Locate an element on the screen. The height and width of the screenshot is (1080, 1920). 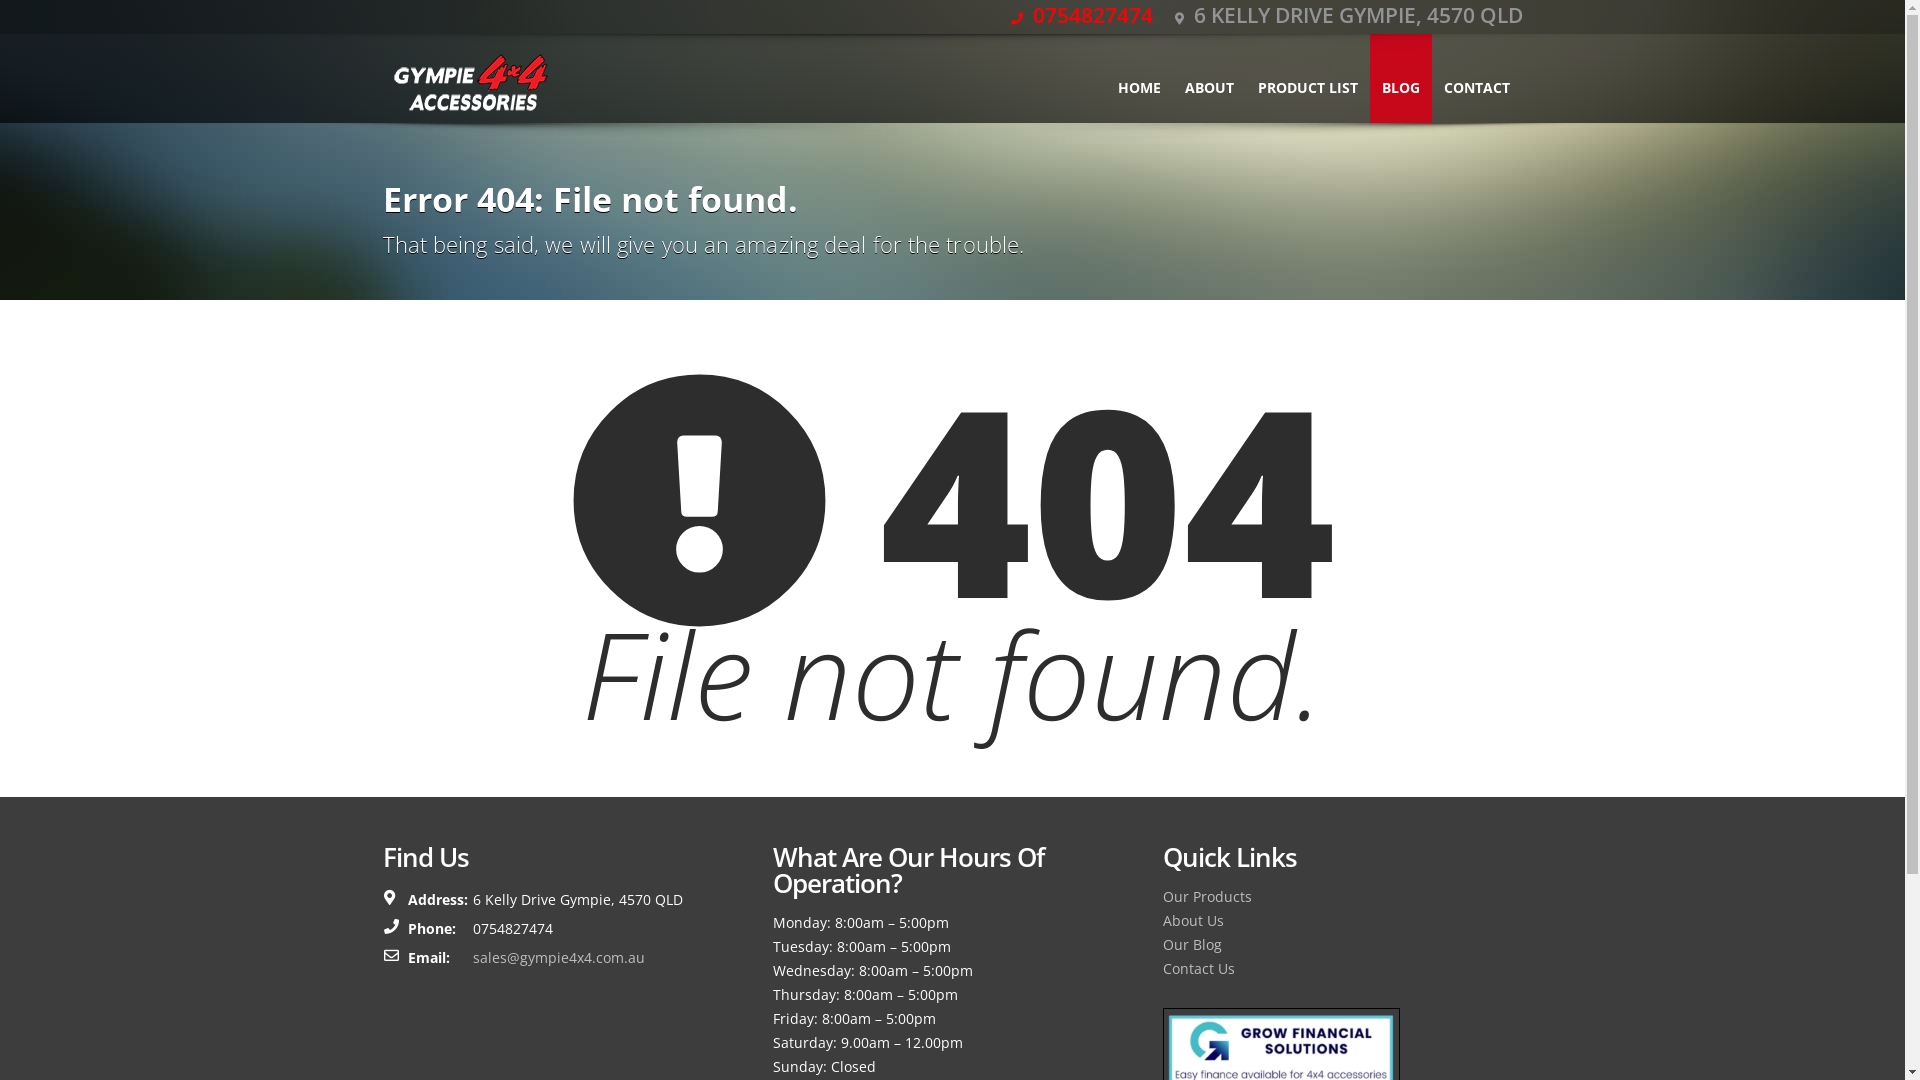
'BLOG' is located at coordinates (1368, 77).